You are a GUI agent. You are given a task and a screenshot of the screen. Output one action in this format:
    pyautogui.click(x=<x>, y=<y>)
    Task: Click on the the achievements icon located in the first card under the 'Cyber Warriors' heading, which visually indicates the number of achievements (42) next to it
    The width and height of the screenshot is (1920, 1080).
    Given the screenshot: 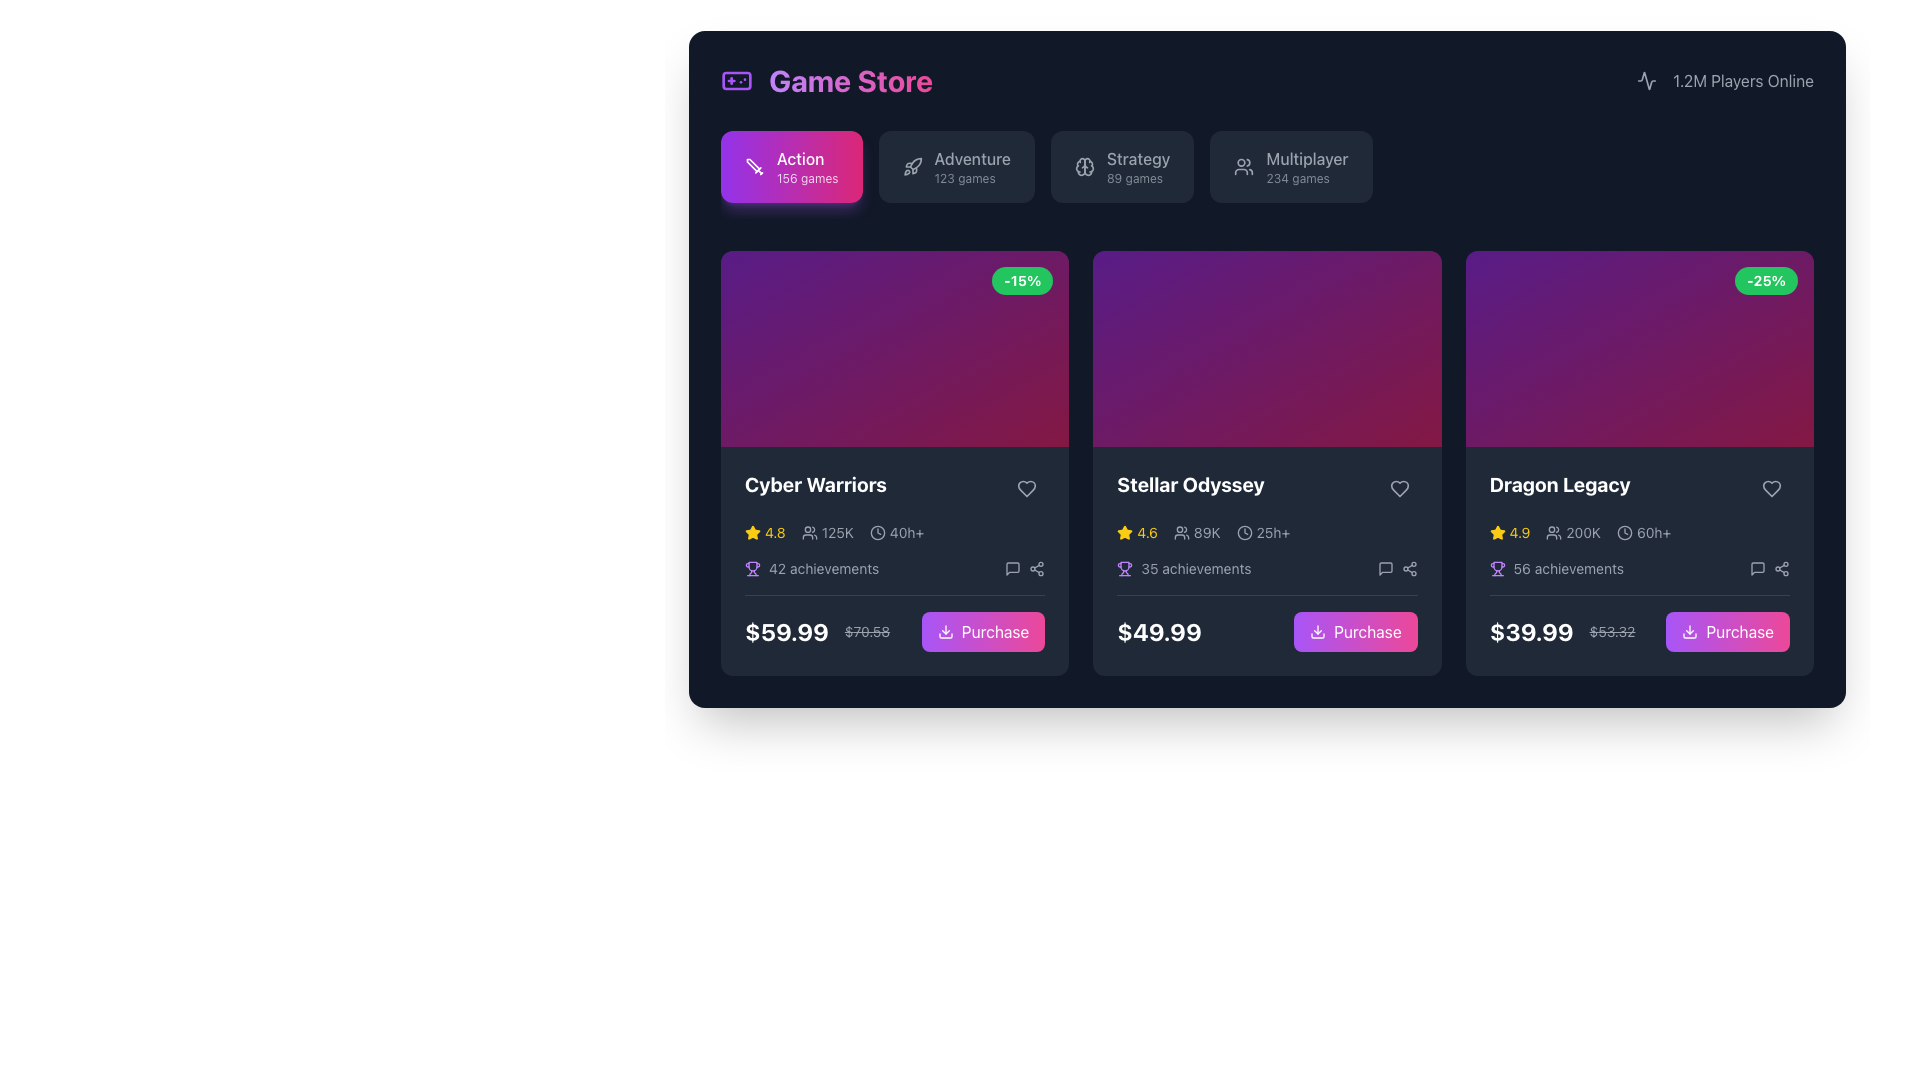 What is the action you would take?
    pyautogui.click(x=752, y=567)
    